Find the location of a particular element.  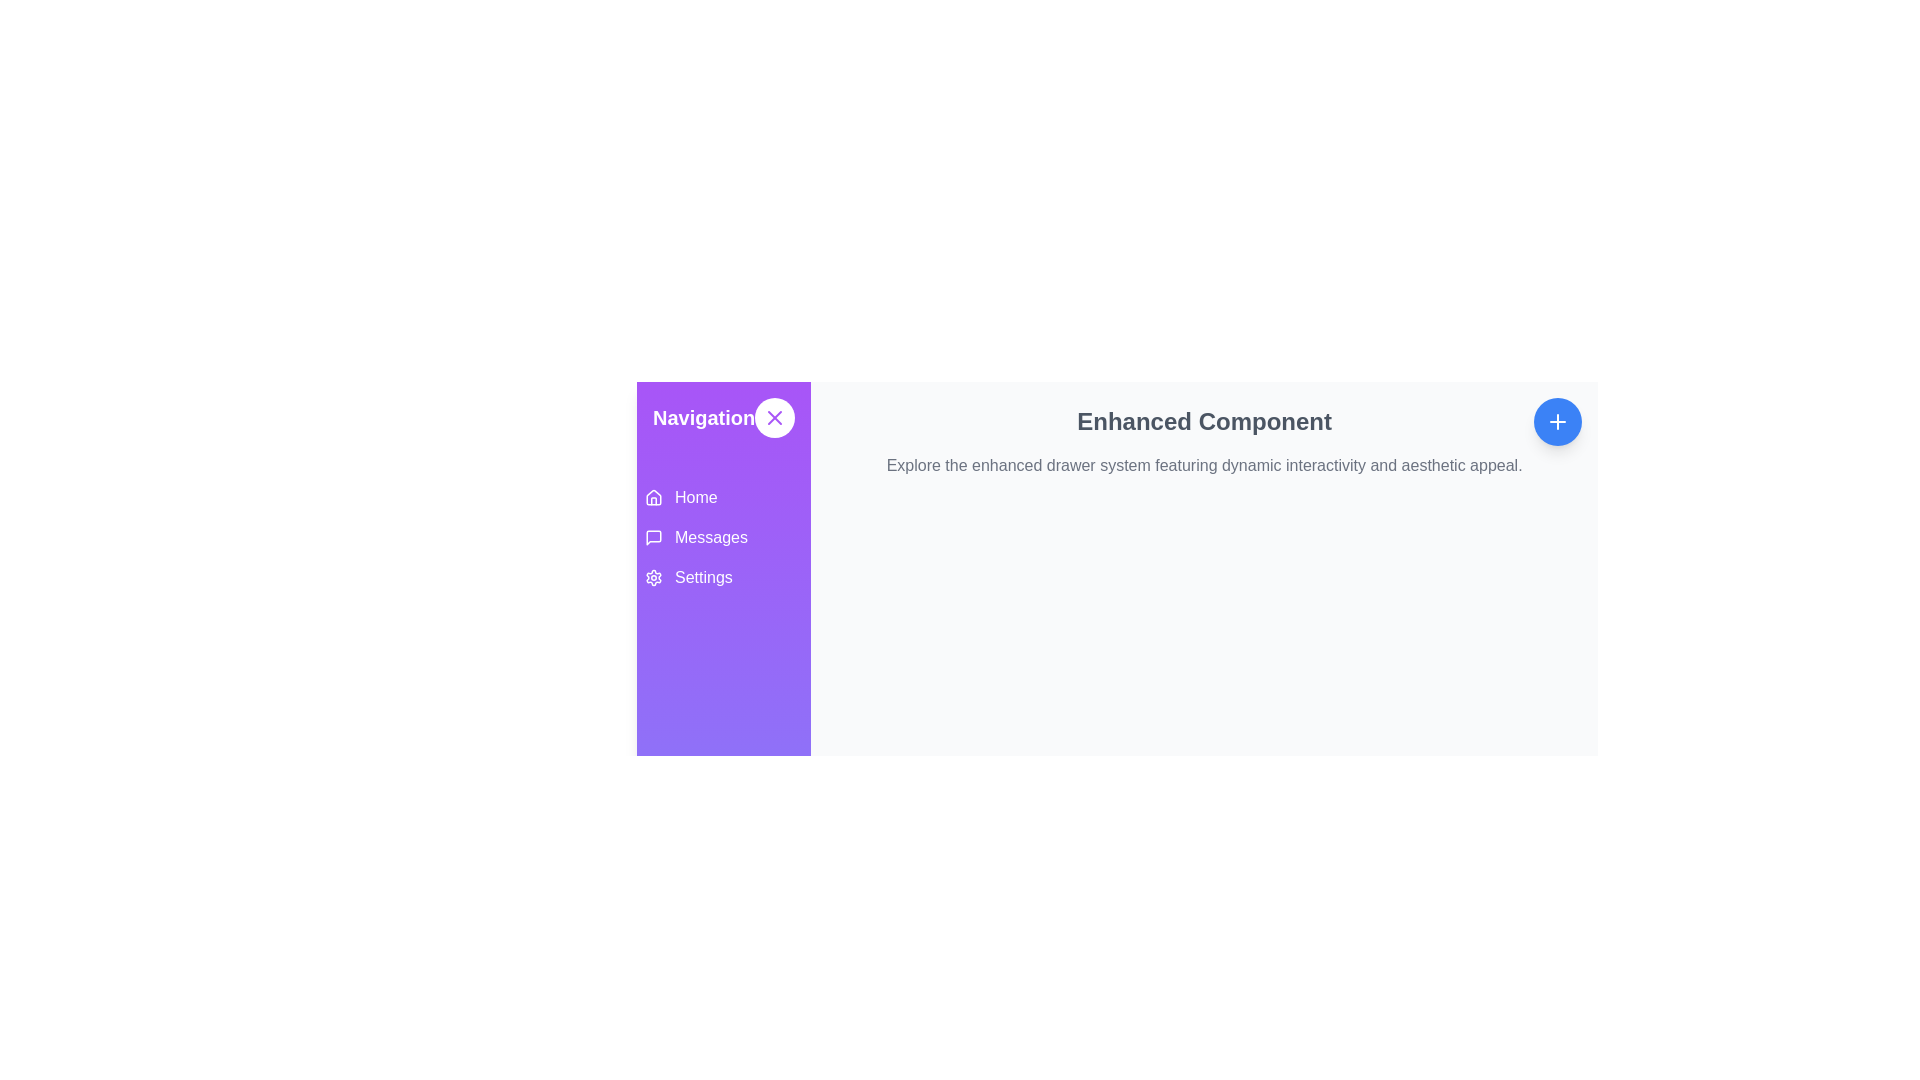

the hollow outline of the house-shaped icon representing the 'Home' navigation option is located at coordinates (653, 496).